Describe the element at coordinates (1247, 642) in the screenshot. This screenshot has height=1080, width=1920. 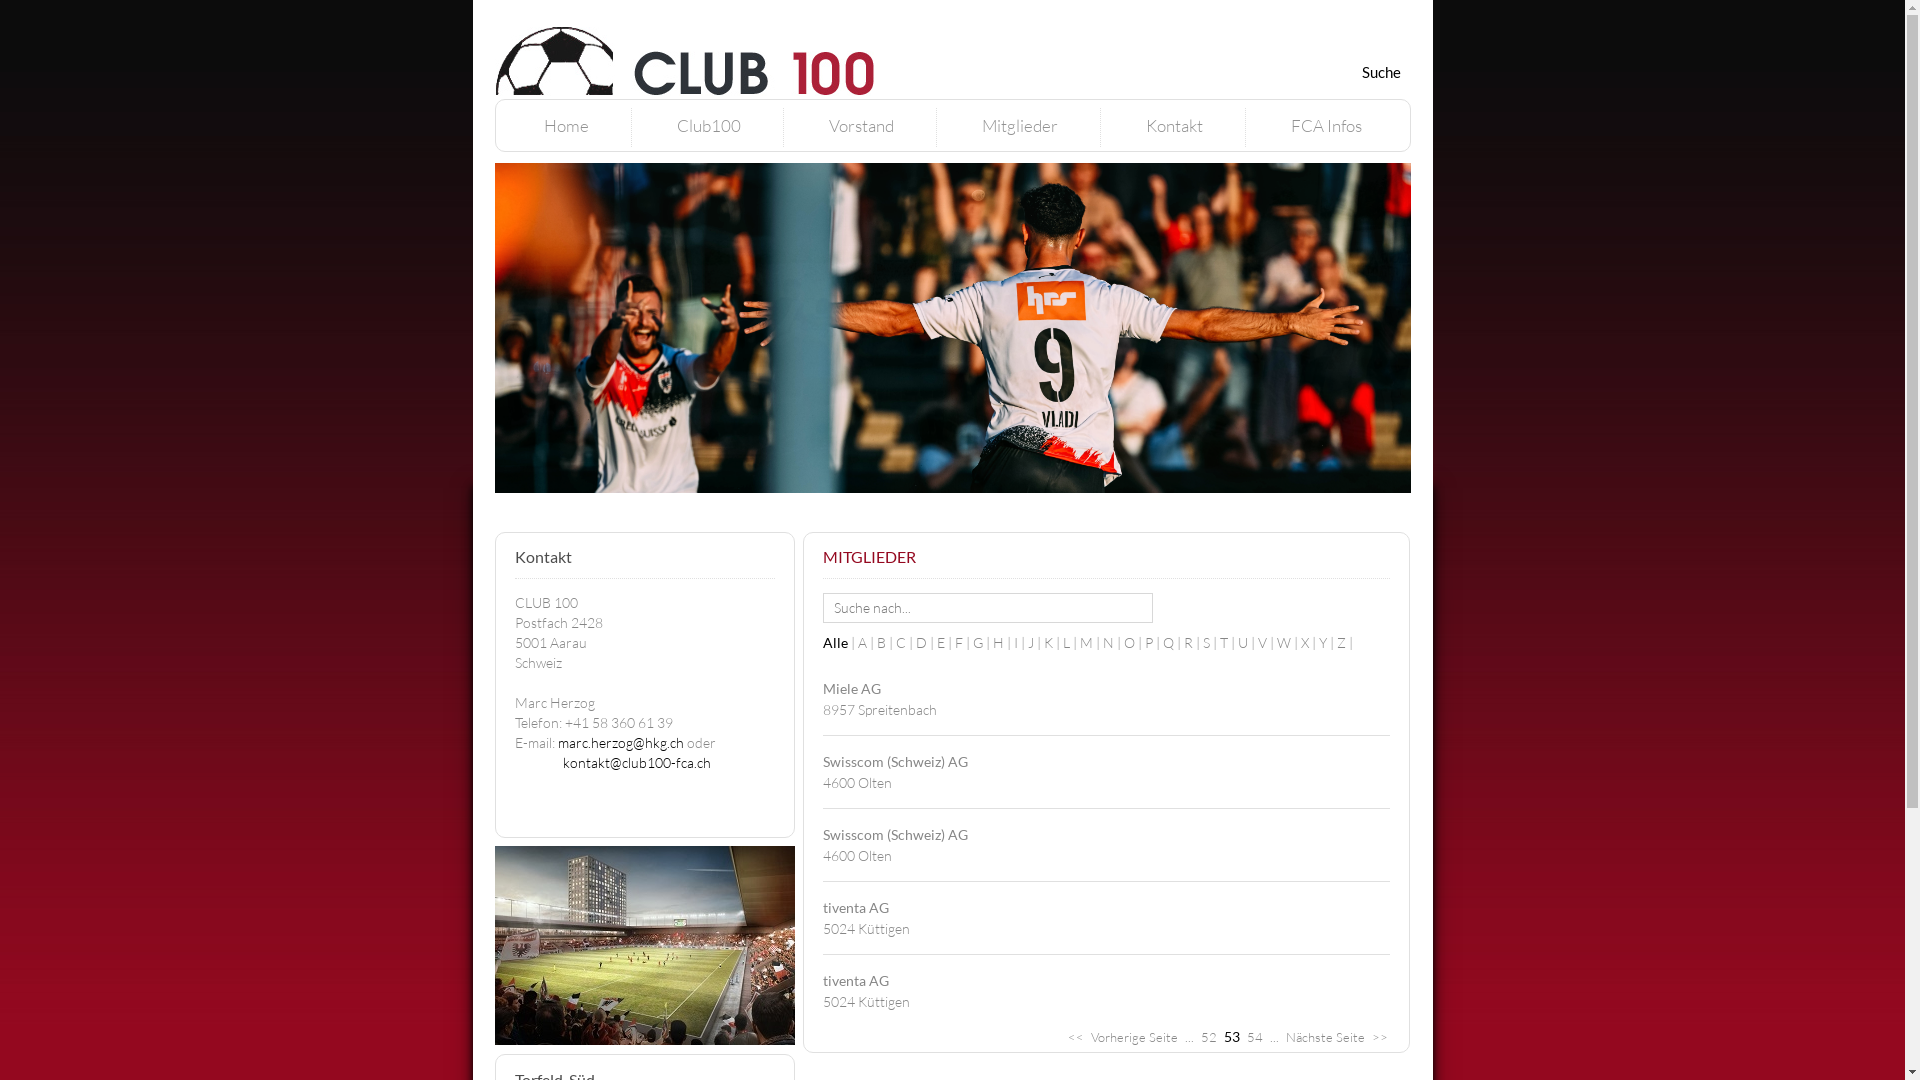
I see `'U'` at that location.